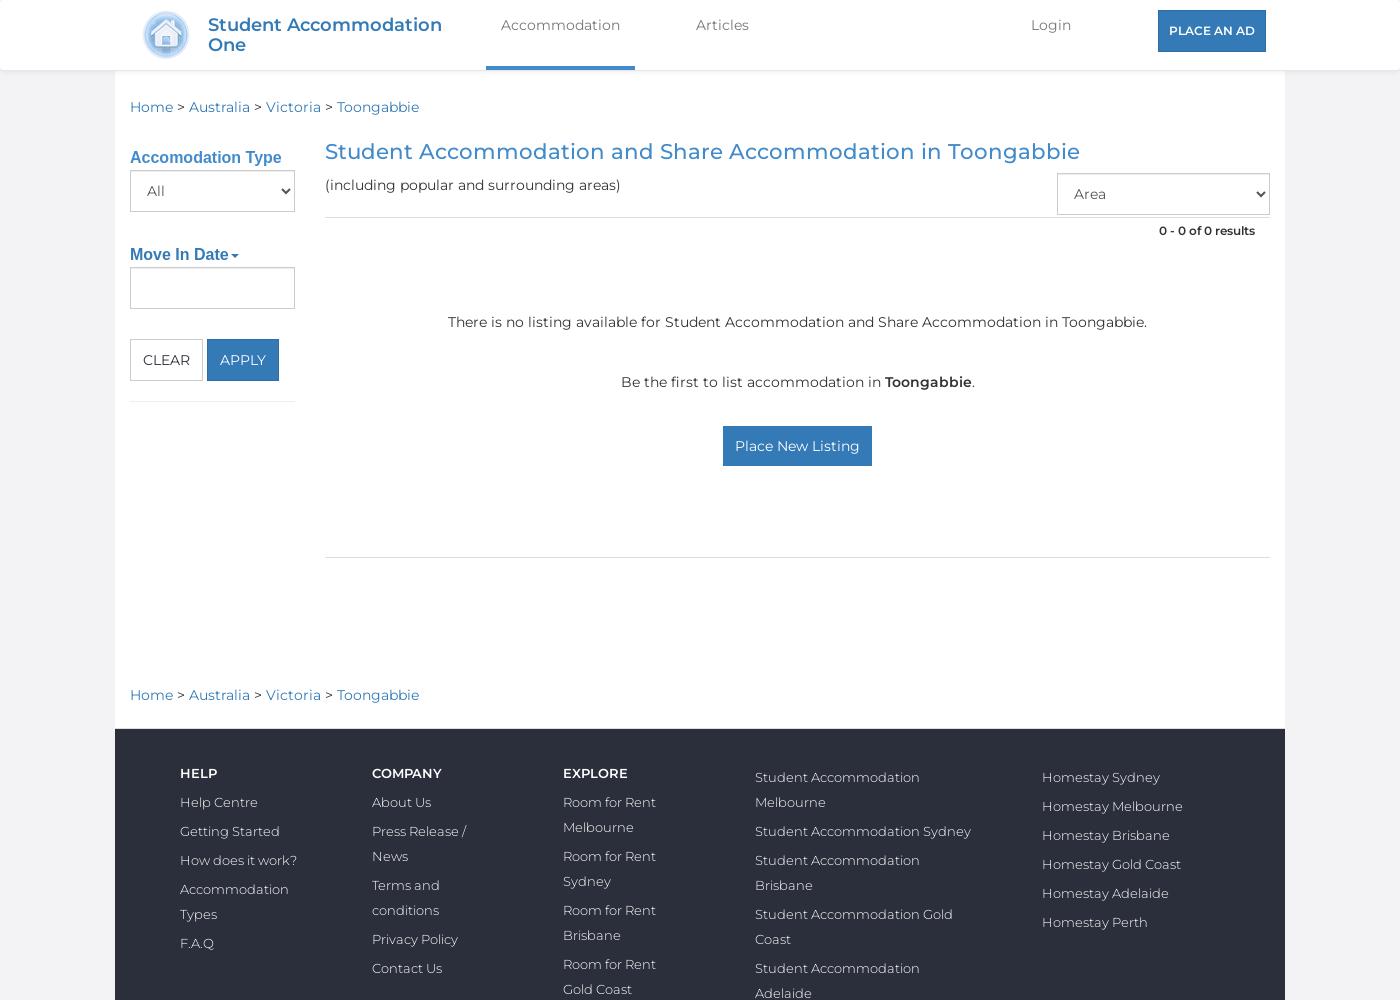 This screenshot has width=1400, height=1000. Describe the element at coordinates (972, 382) in the screenshot. I see `'.'` at that location.